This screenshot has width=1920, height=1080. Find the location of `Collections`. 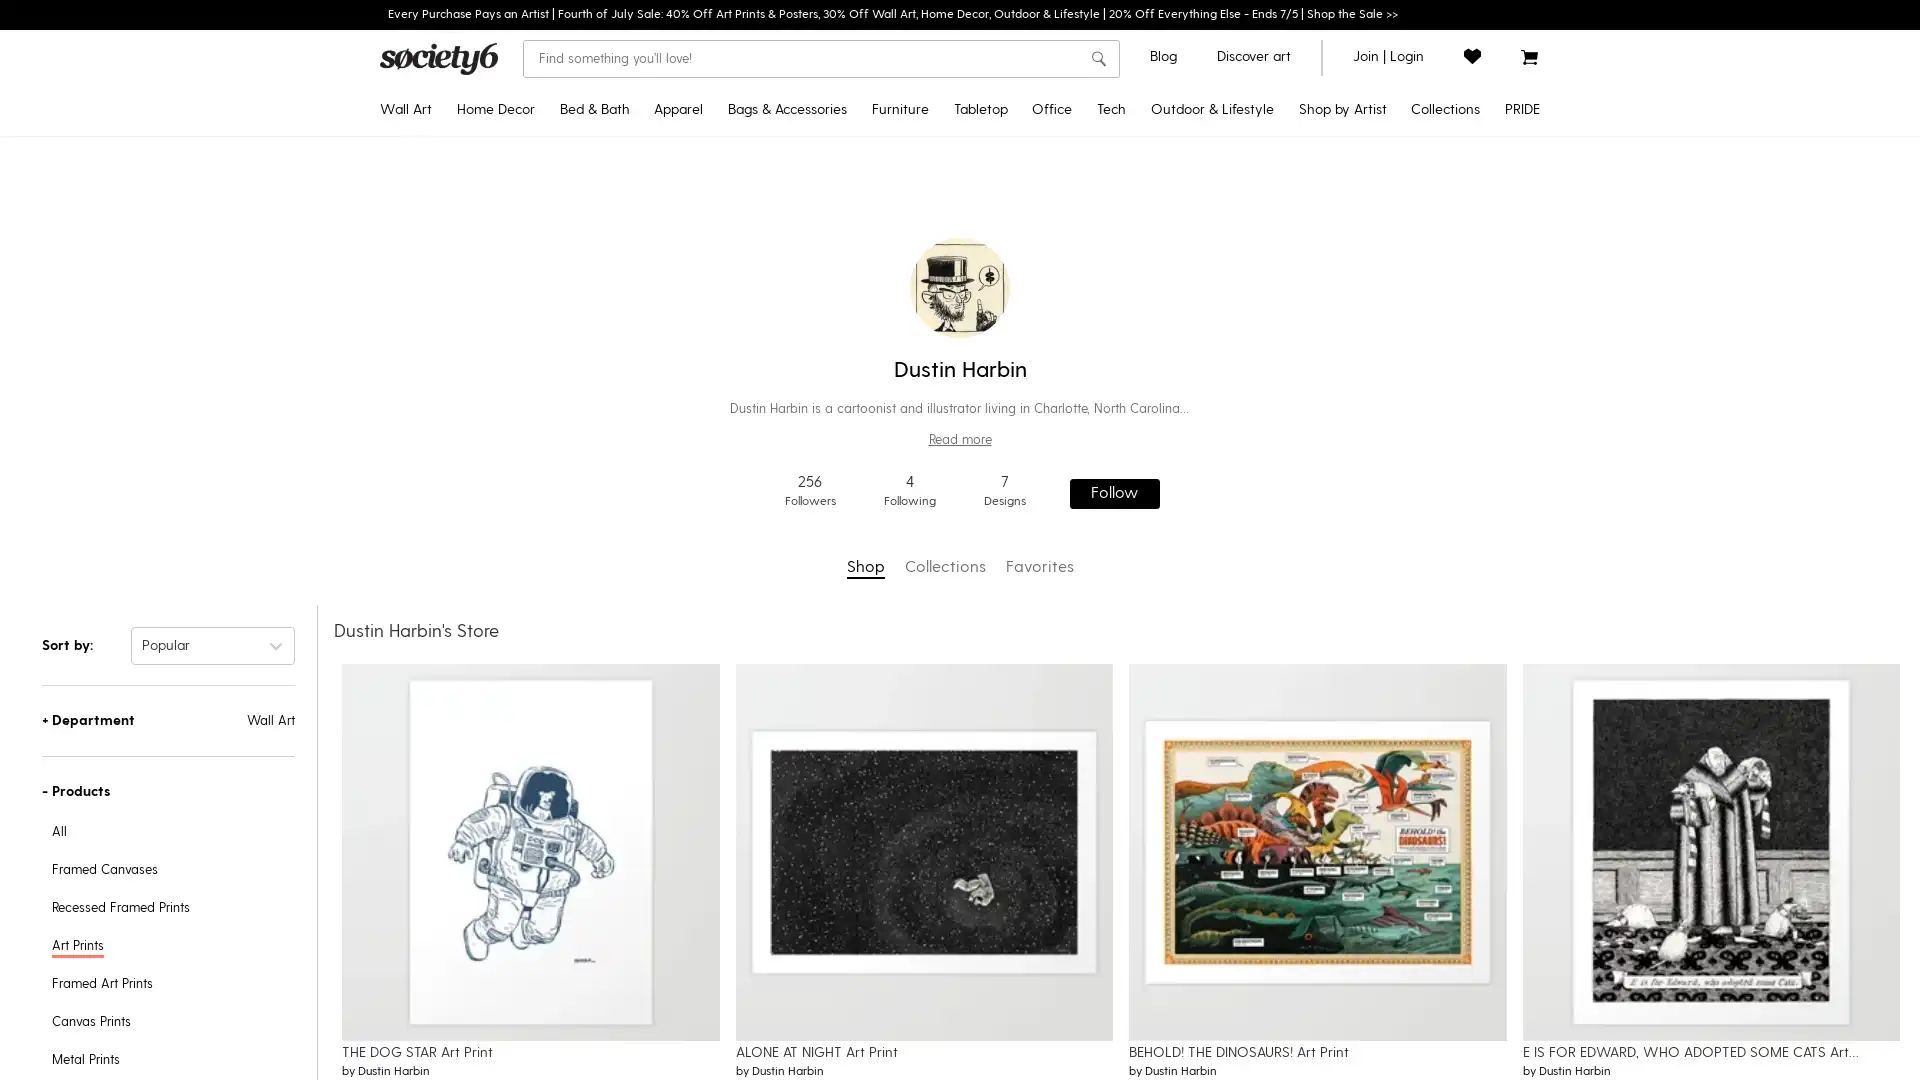

Collections is located at coordinates (1445, 110).